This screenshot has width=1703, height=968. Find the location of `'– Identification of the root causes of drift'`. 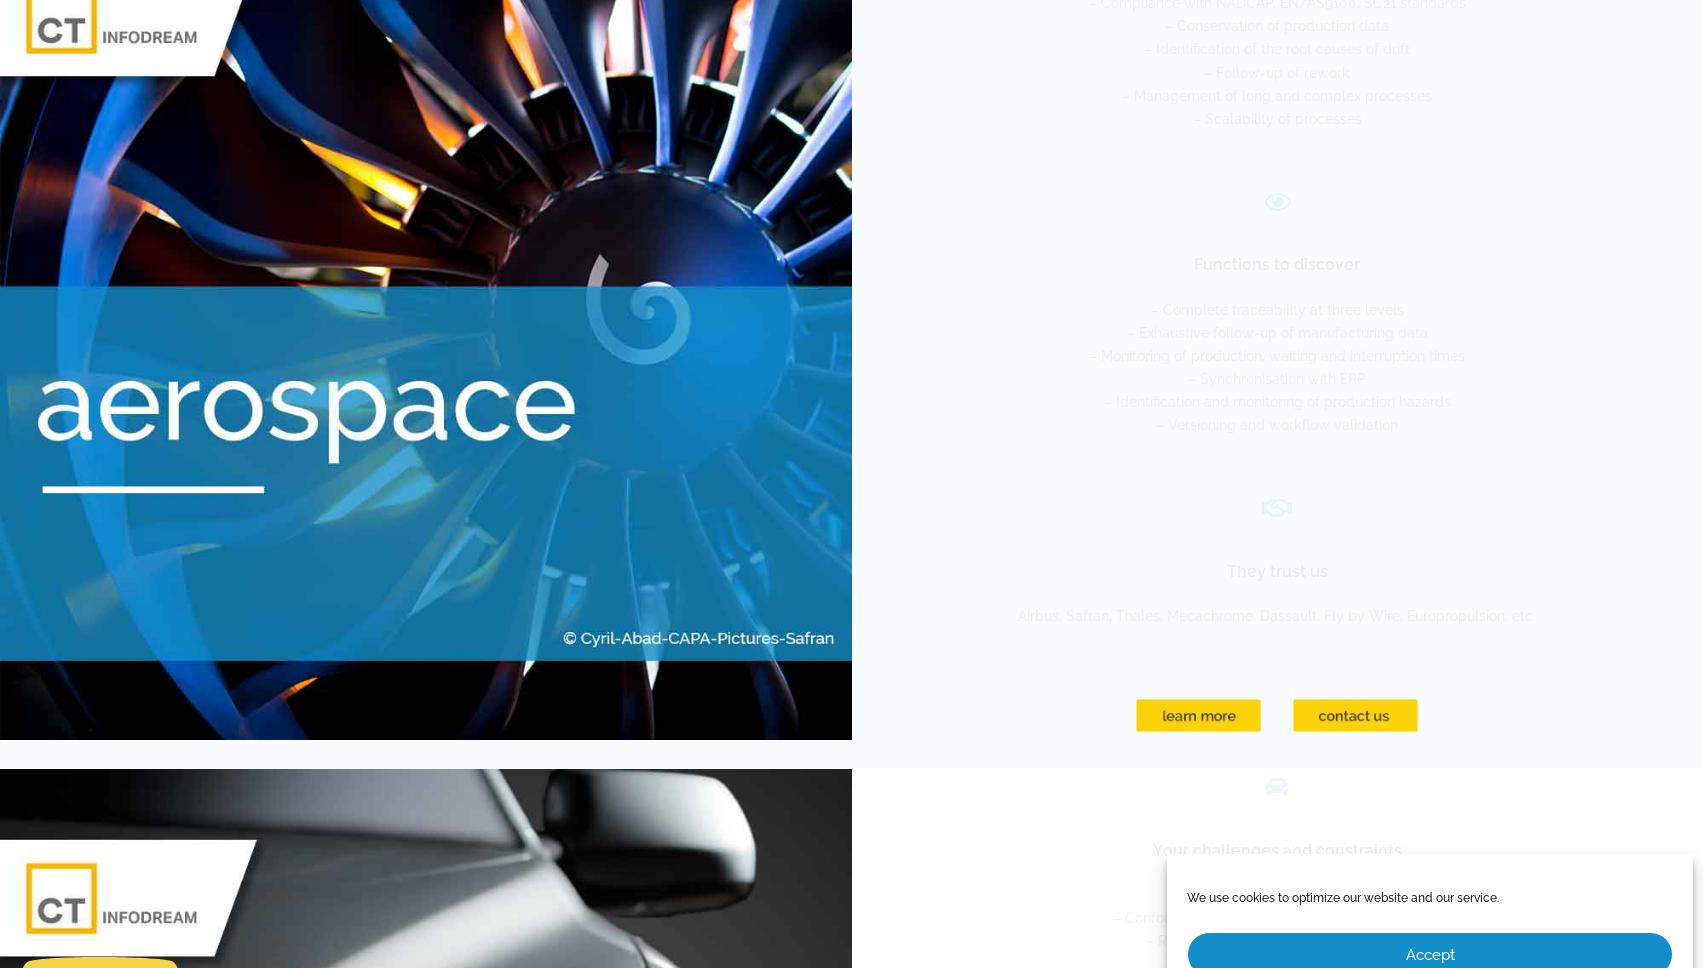

'– Identification of the root causes of drift' is located at coordinates (1144, 47).